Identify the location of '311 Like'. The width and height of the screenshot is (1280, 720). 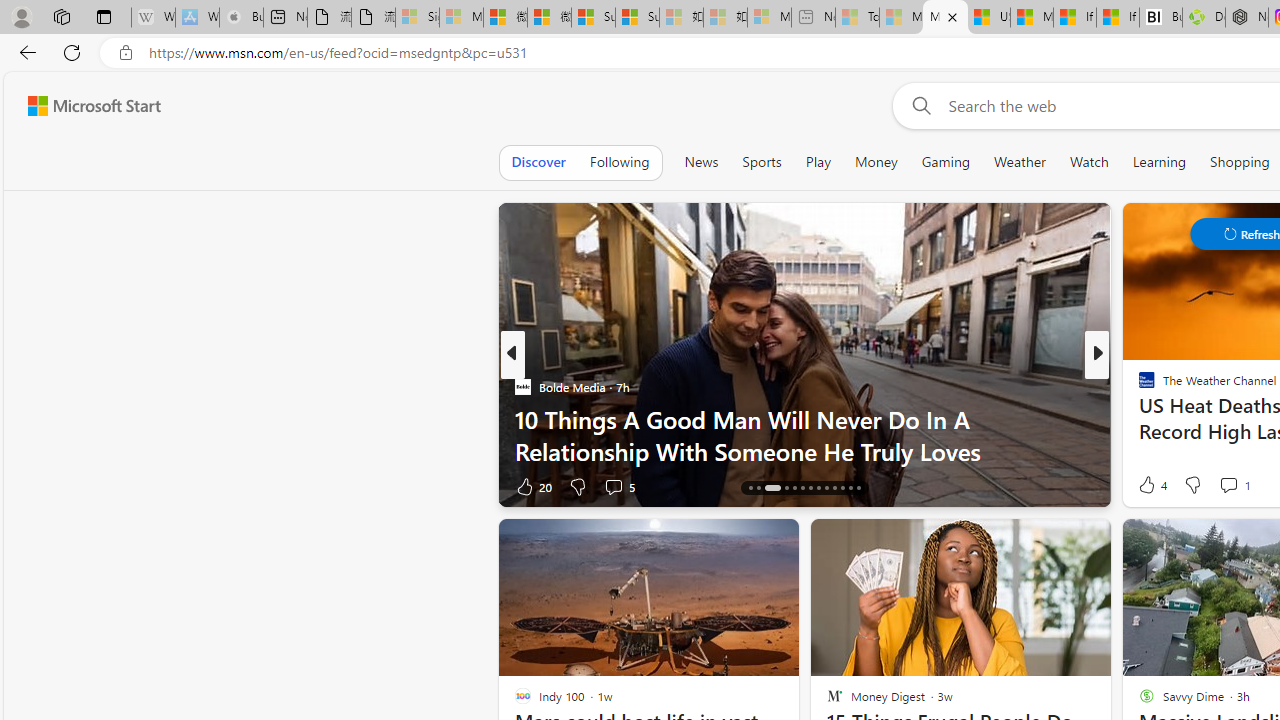
(1152, 486).